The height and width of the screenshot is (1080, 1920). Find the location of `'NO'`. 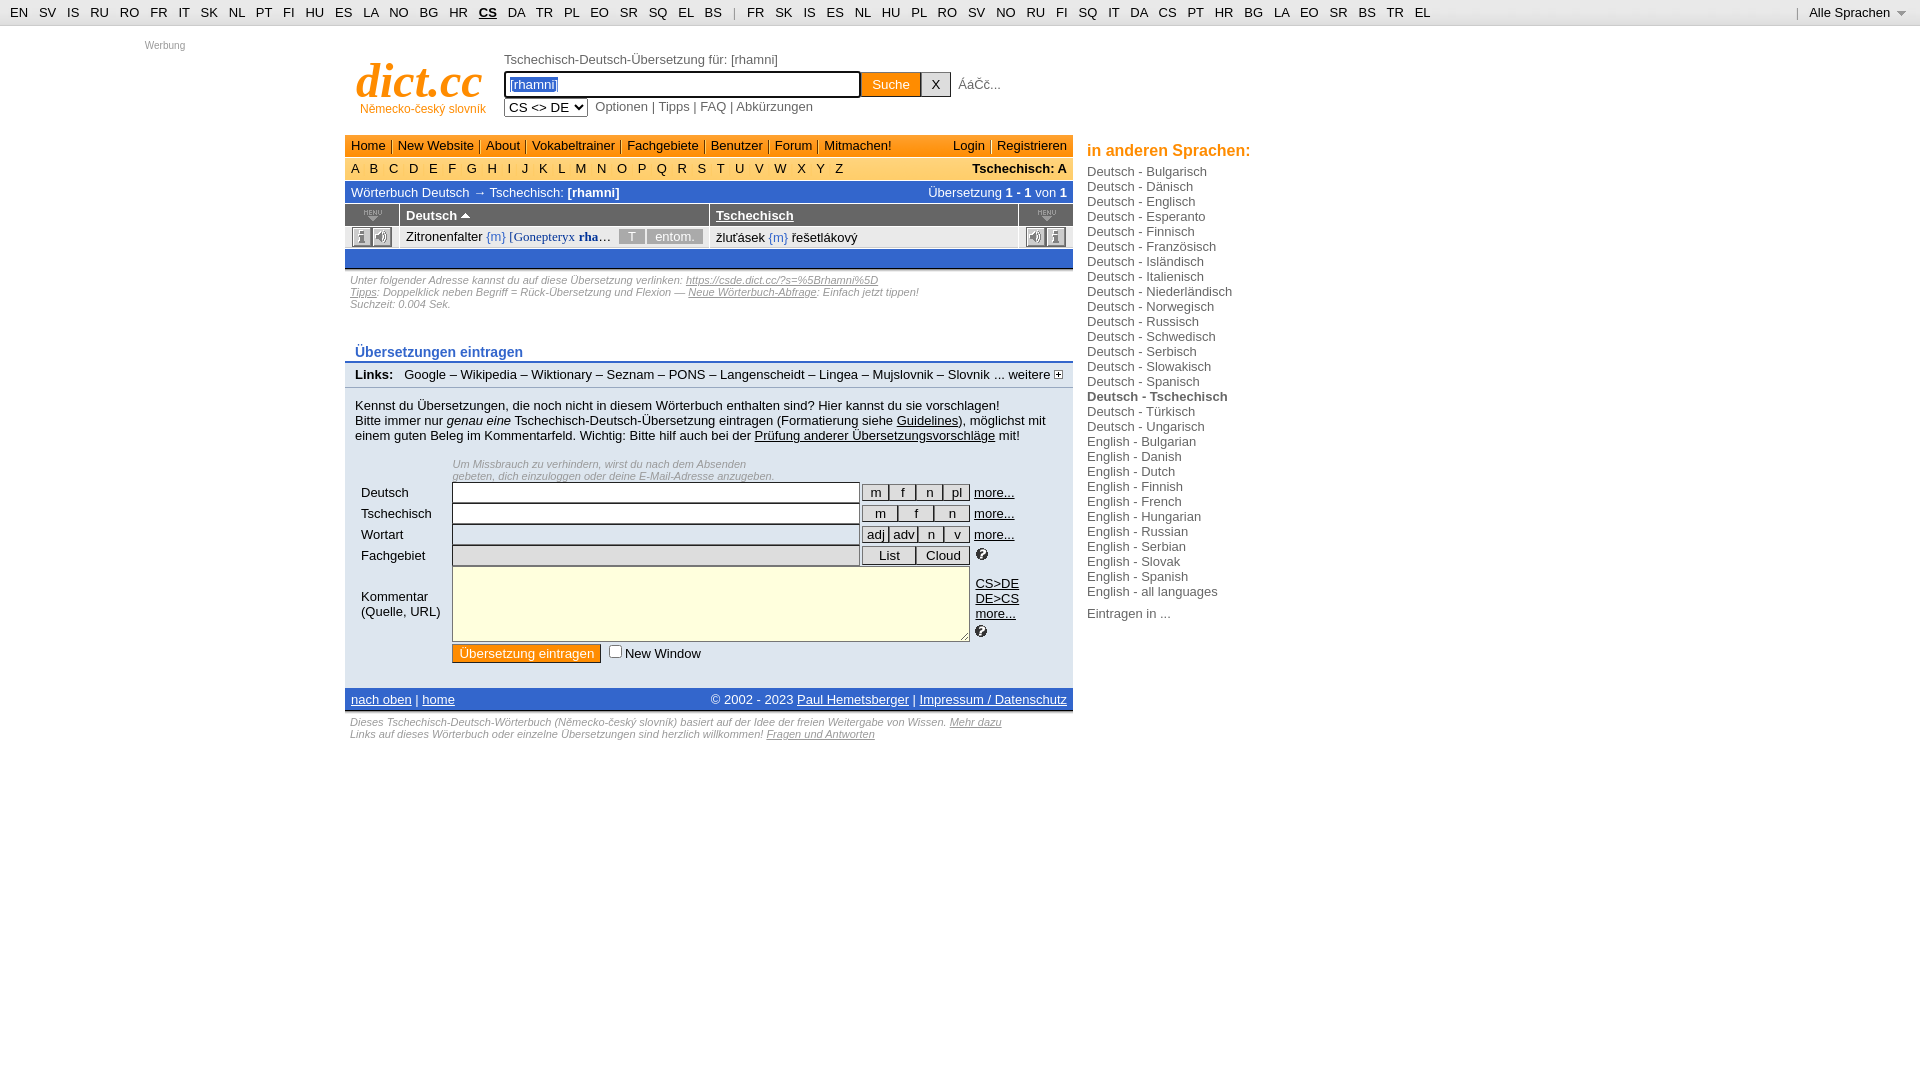

'NO' is located at coordinates (398, 12).